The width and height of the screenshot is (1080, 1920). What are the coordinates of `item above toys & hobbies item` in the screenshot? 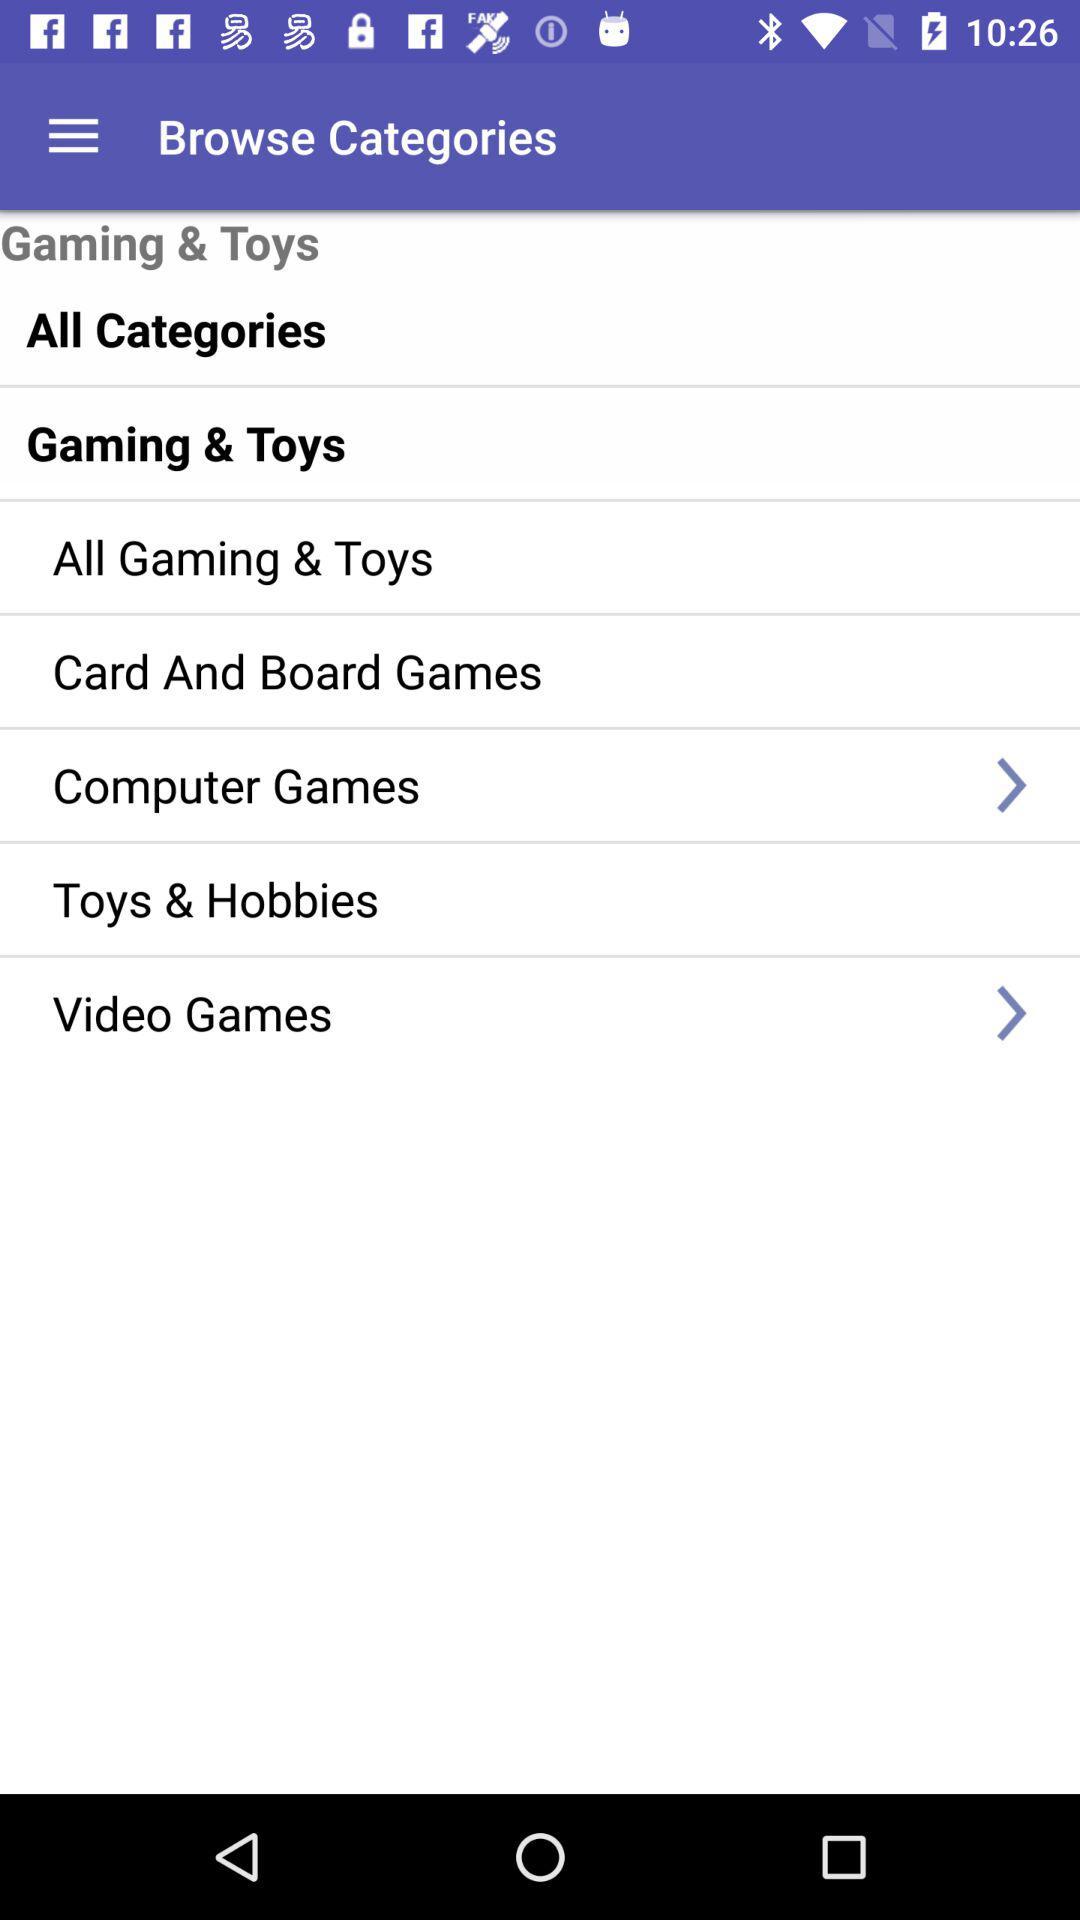 It's located at (510, 783).